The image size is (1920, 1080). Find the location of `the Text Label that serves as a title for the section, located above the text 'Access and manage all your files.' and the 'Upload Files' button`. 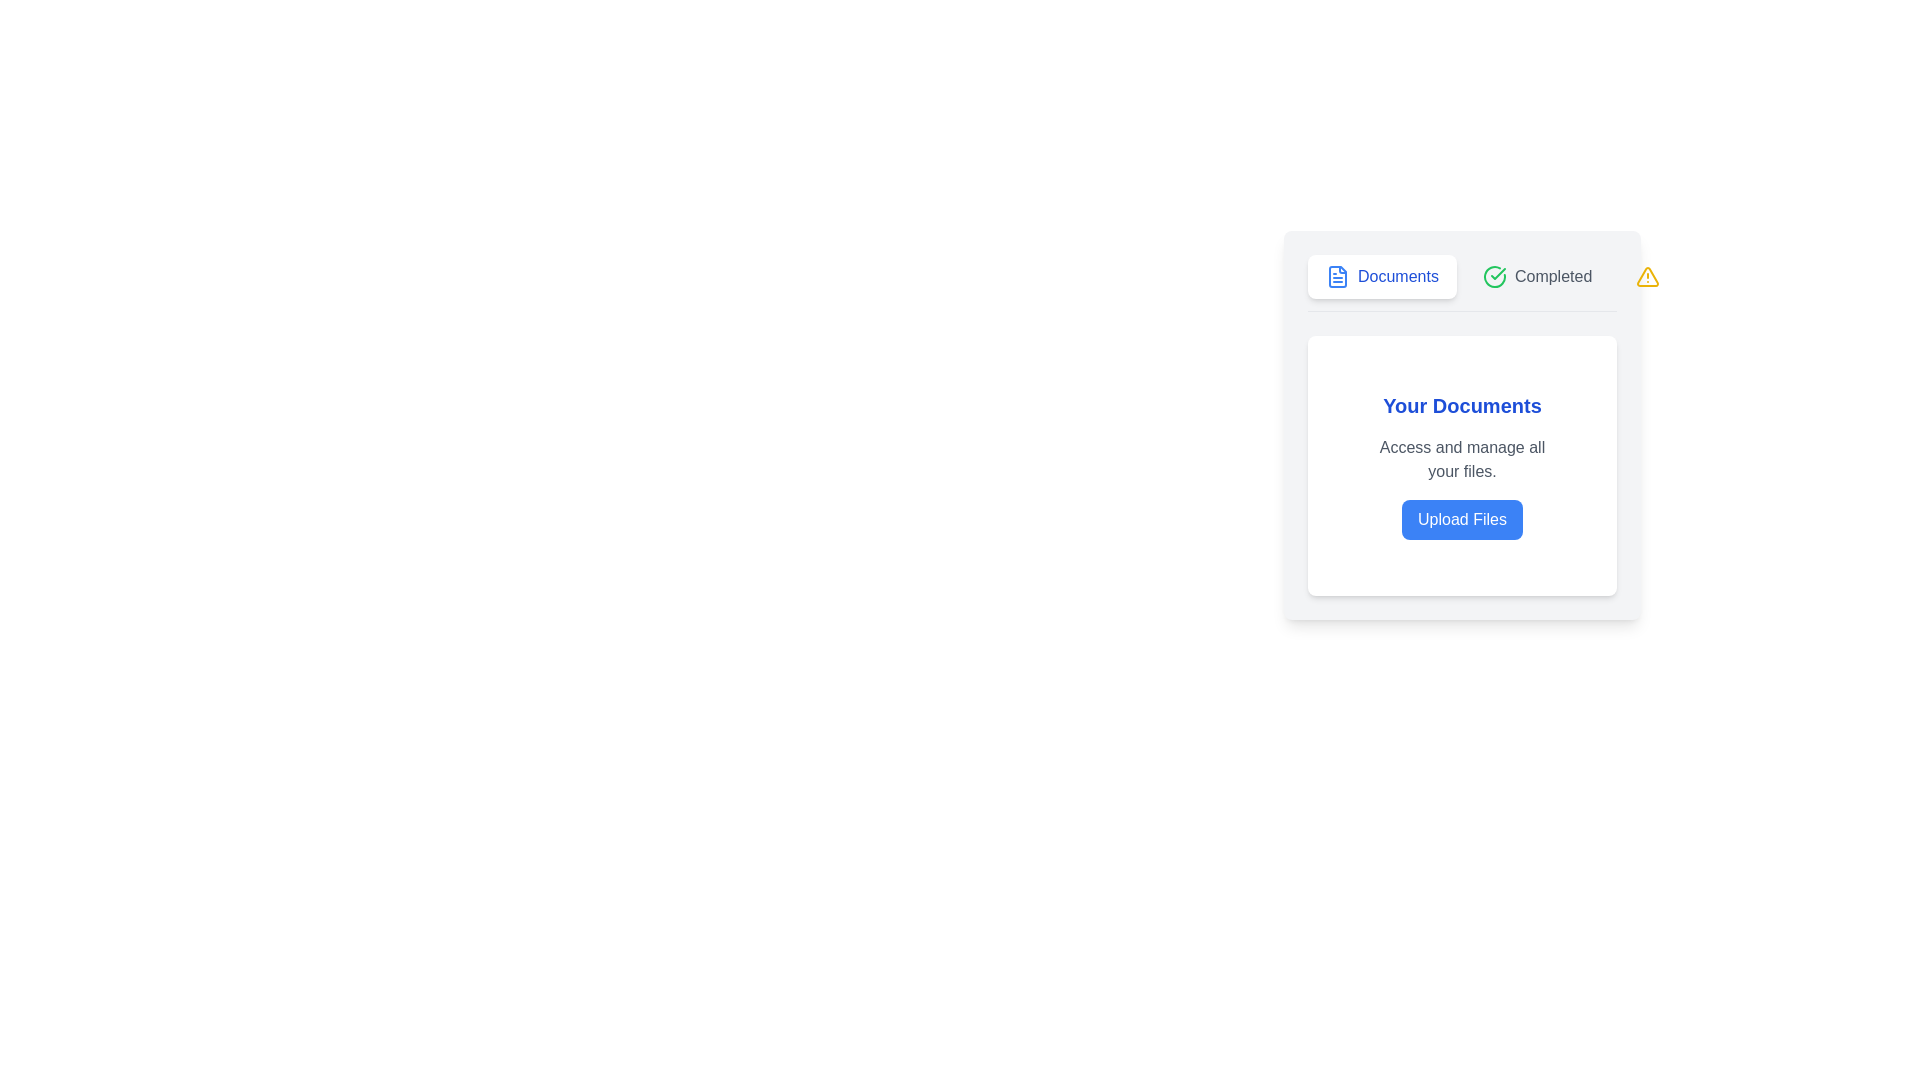

the Text Label that serves as a title for the section, located above the text 'Access and manage all your files.' and the 'Upload Files' button is located at coordinates (1462, 405).